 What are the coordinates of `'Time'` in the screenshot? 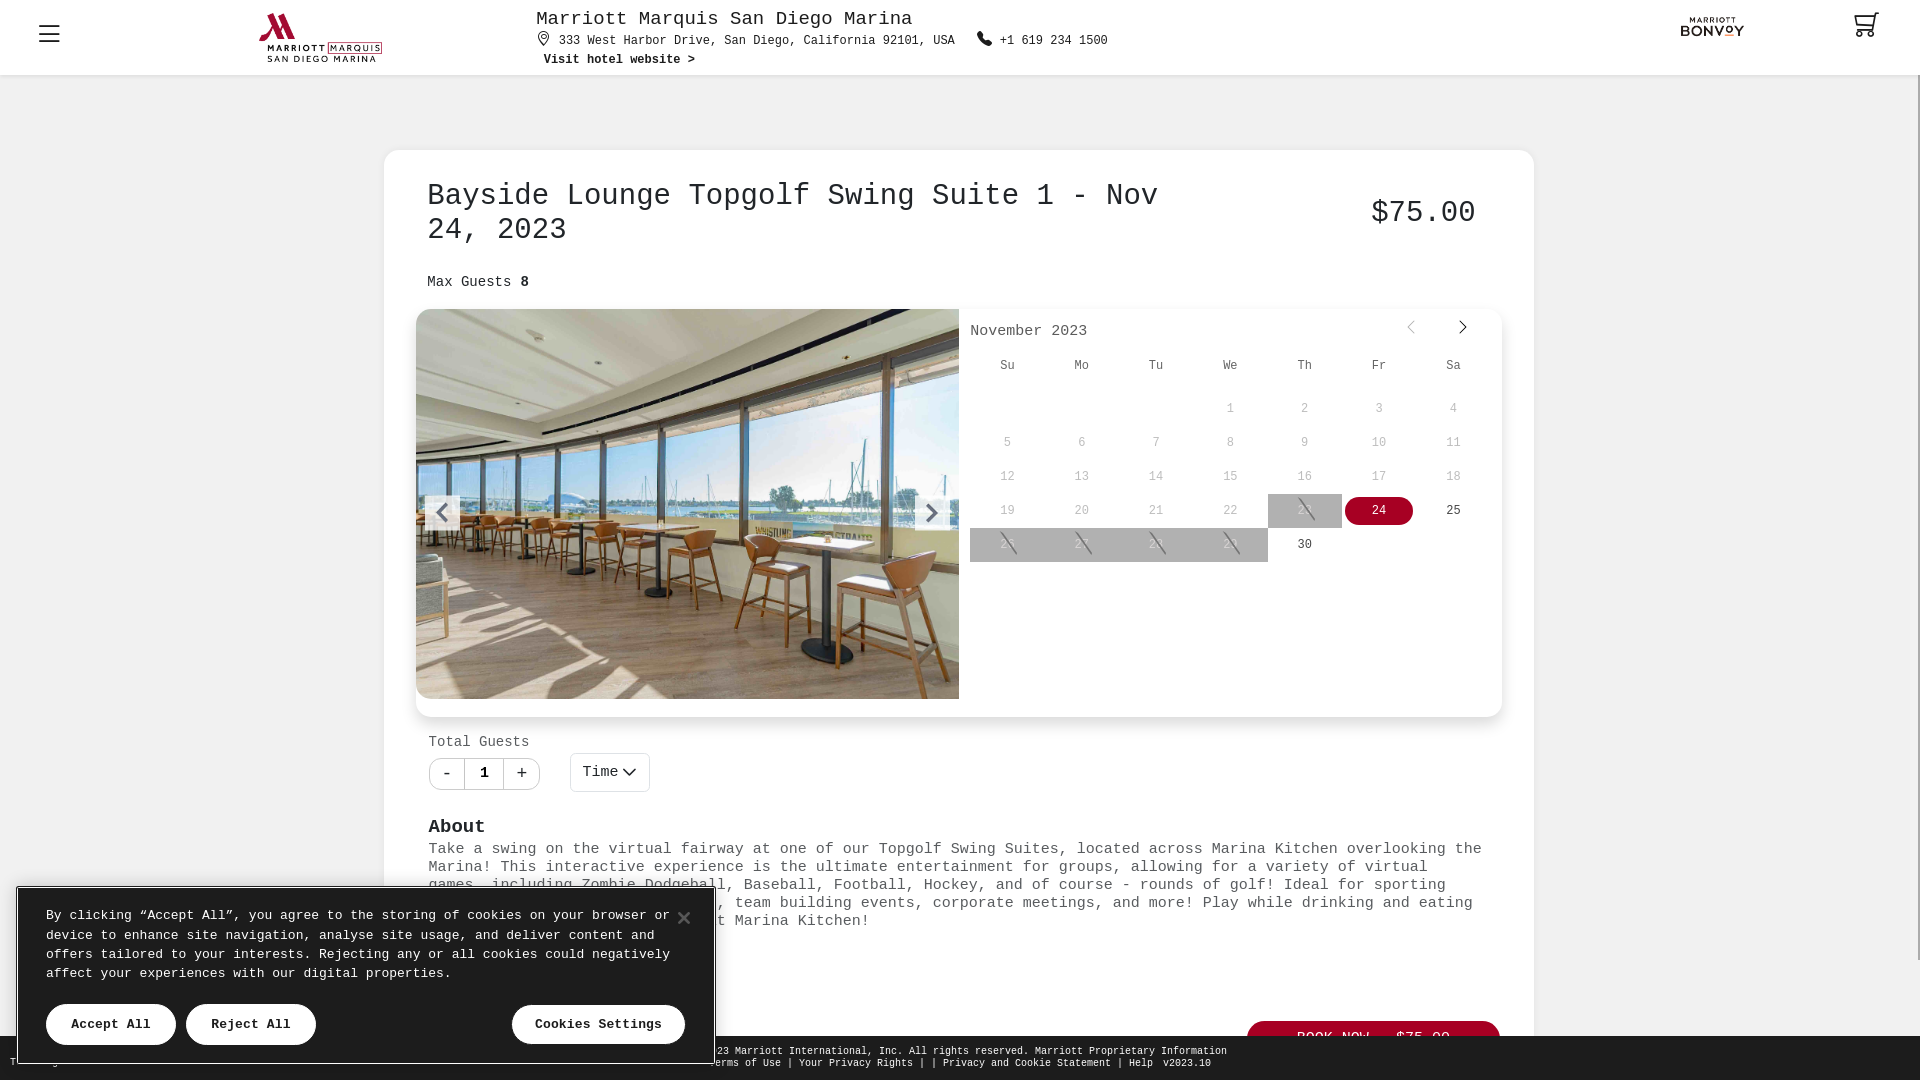 It's located at (569, 771).